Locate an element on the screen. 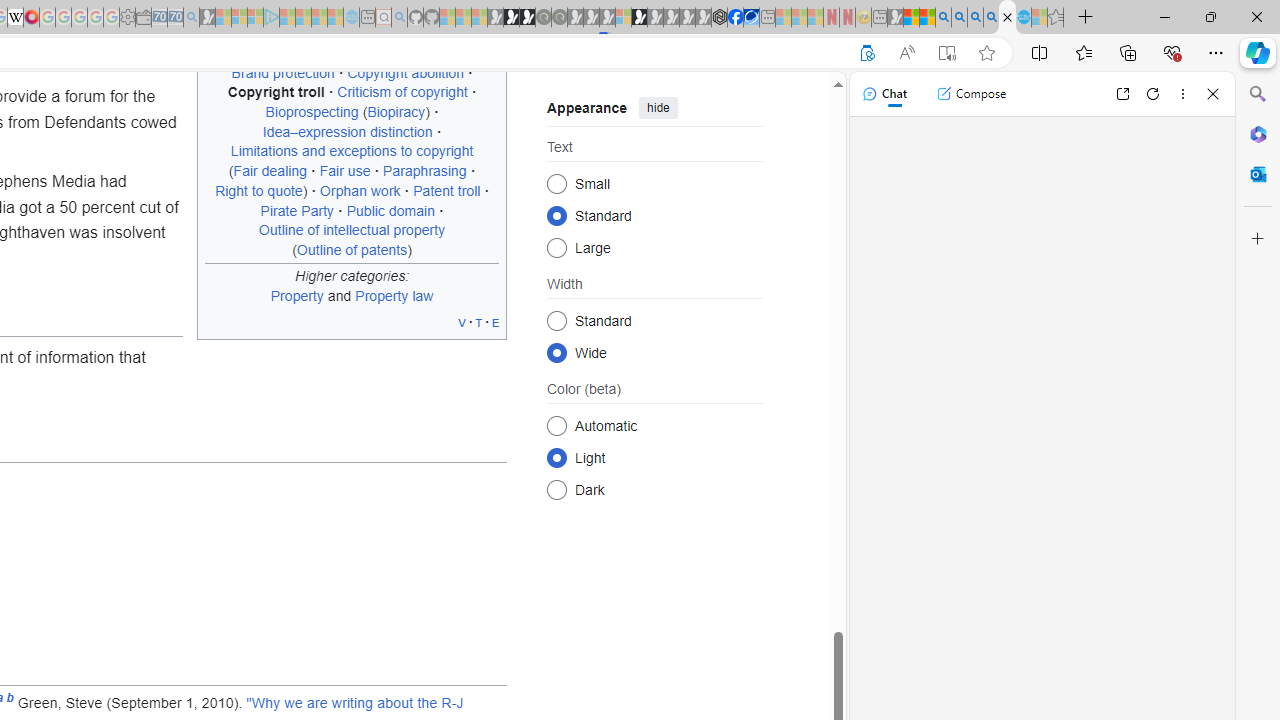 This screenshot has width=1280, height=720. 'github - Search - Sleeping' is located at coordinates (399, 17).